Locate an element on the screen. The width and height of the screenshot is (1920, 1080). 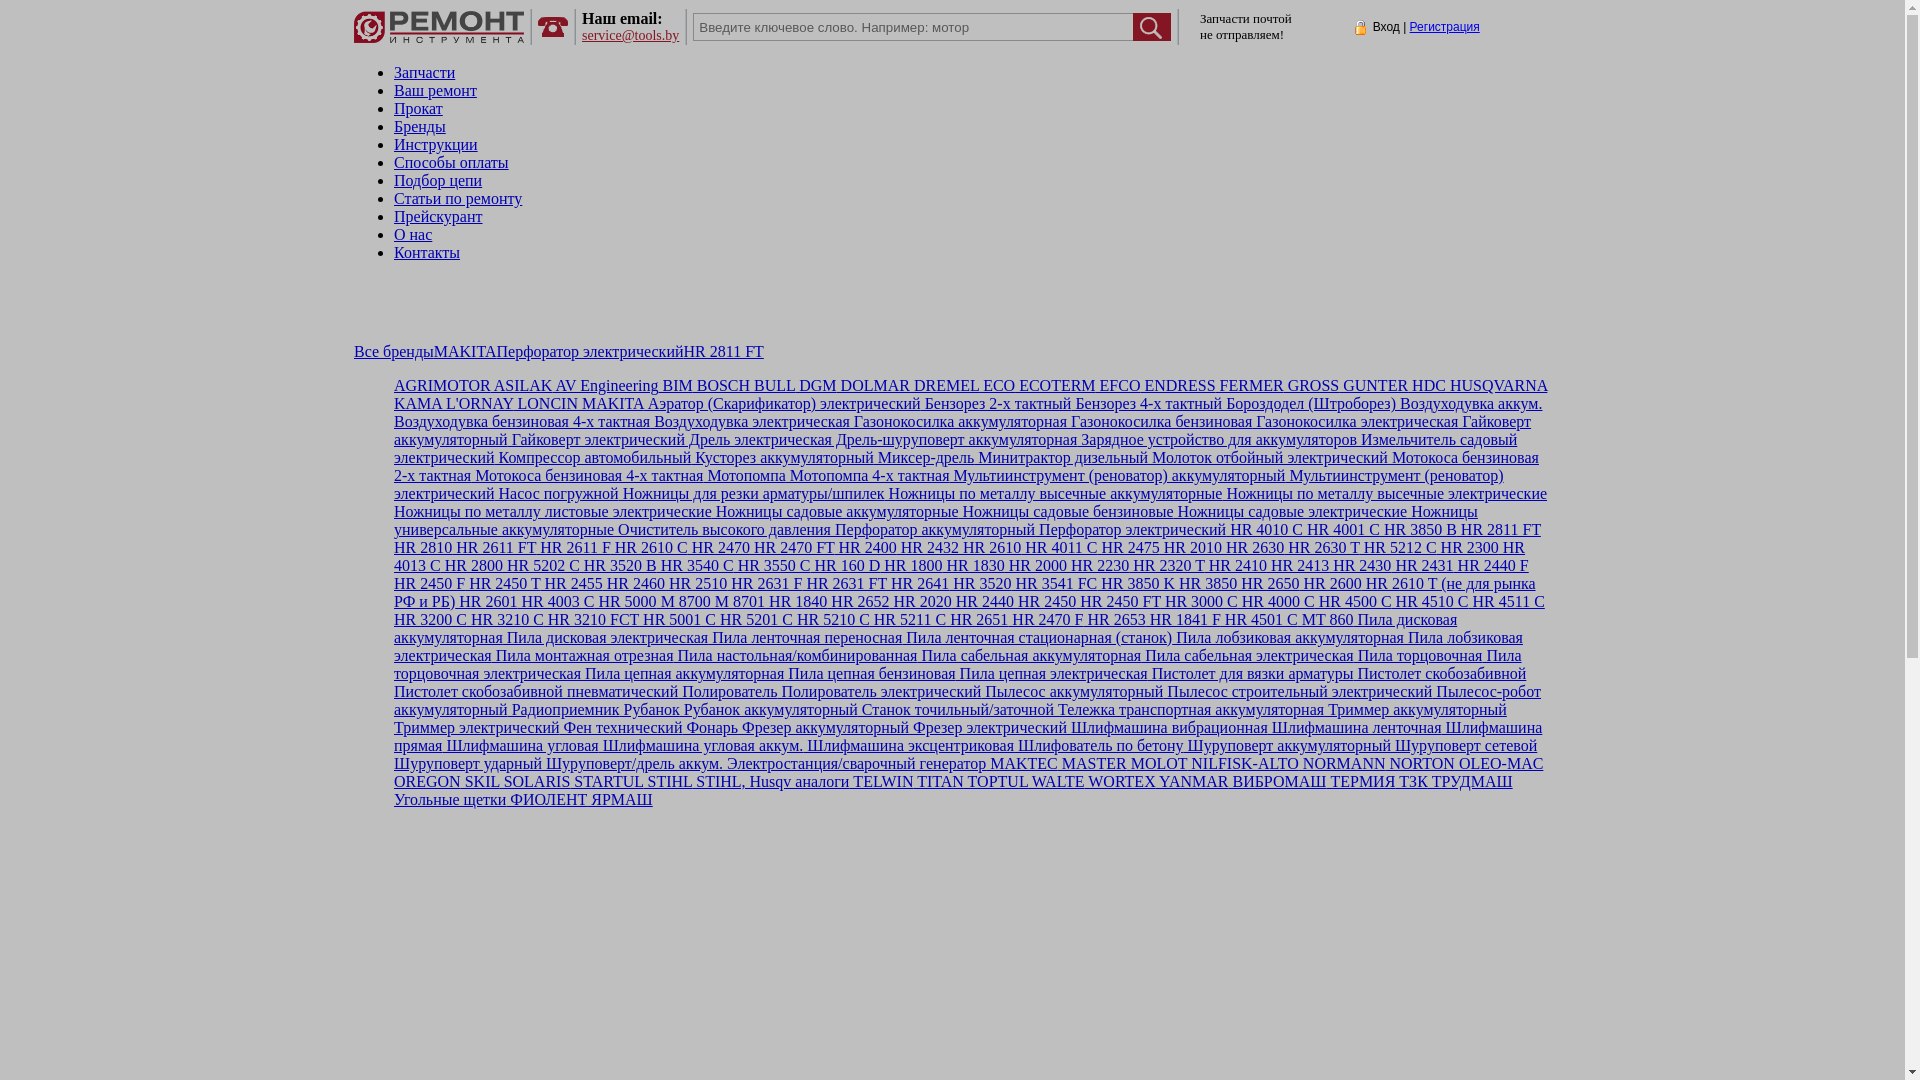
'HR 3210 C' is located at coordinates (505, 618).